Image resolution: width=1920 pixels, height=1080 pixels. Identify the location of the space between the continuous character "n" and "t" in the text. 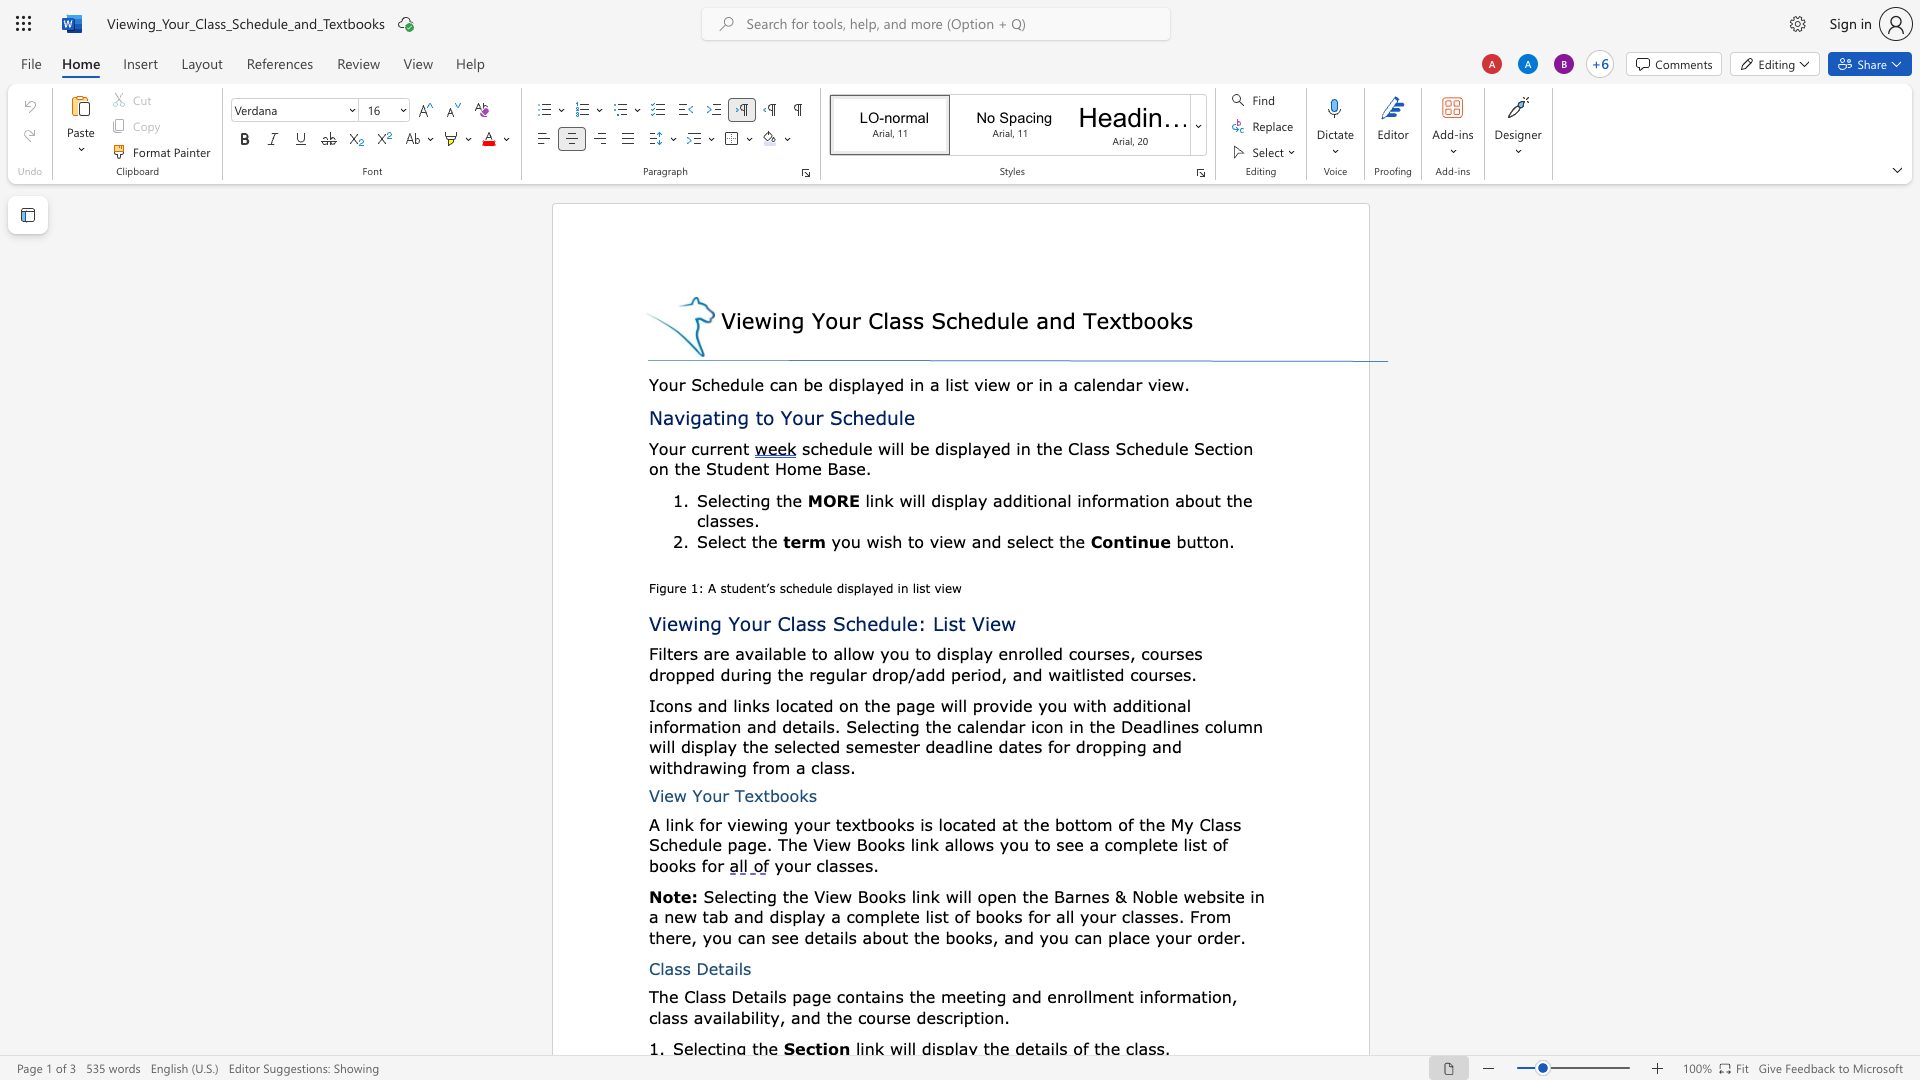
(740, 447).